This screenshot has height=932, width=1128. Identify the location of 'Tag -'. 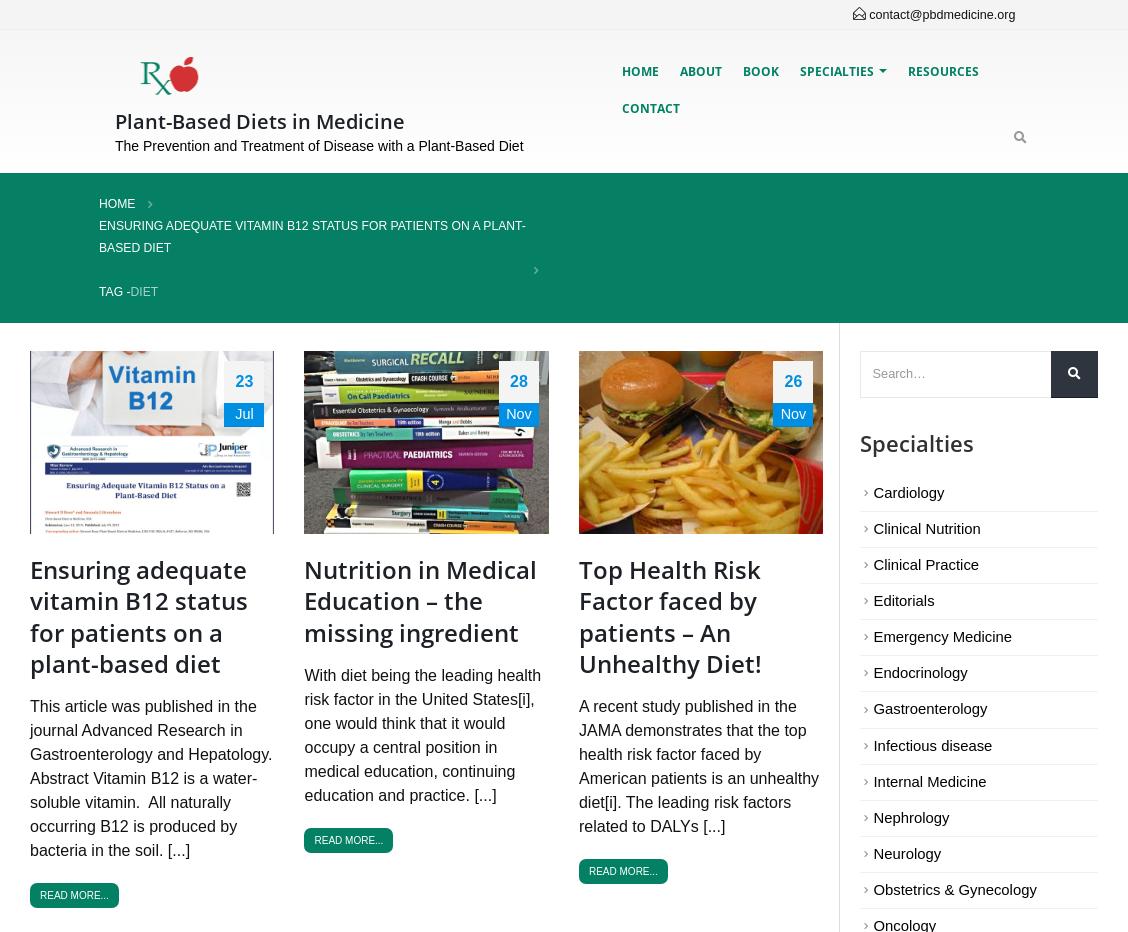
(114, 289).